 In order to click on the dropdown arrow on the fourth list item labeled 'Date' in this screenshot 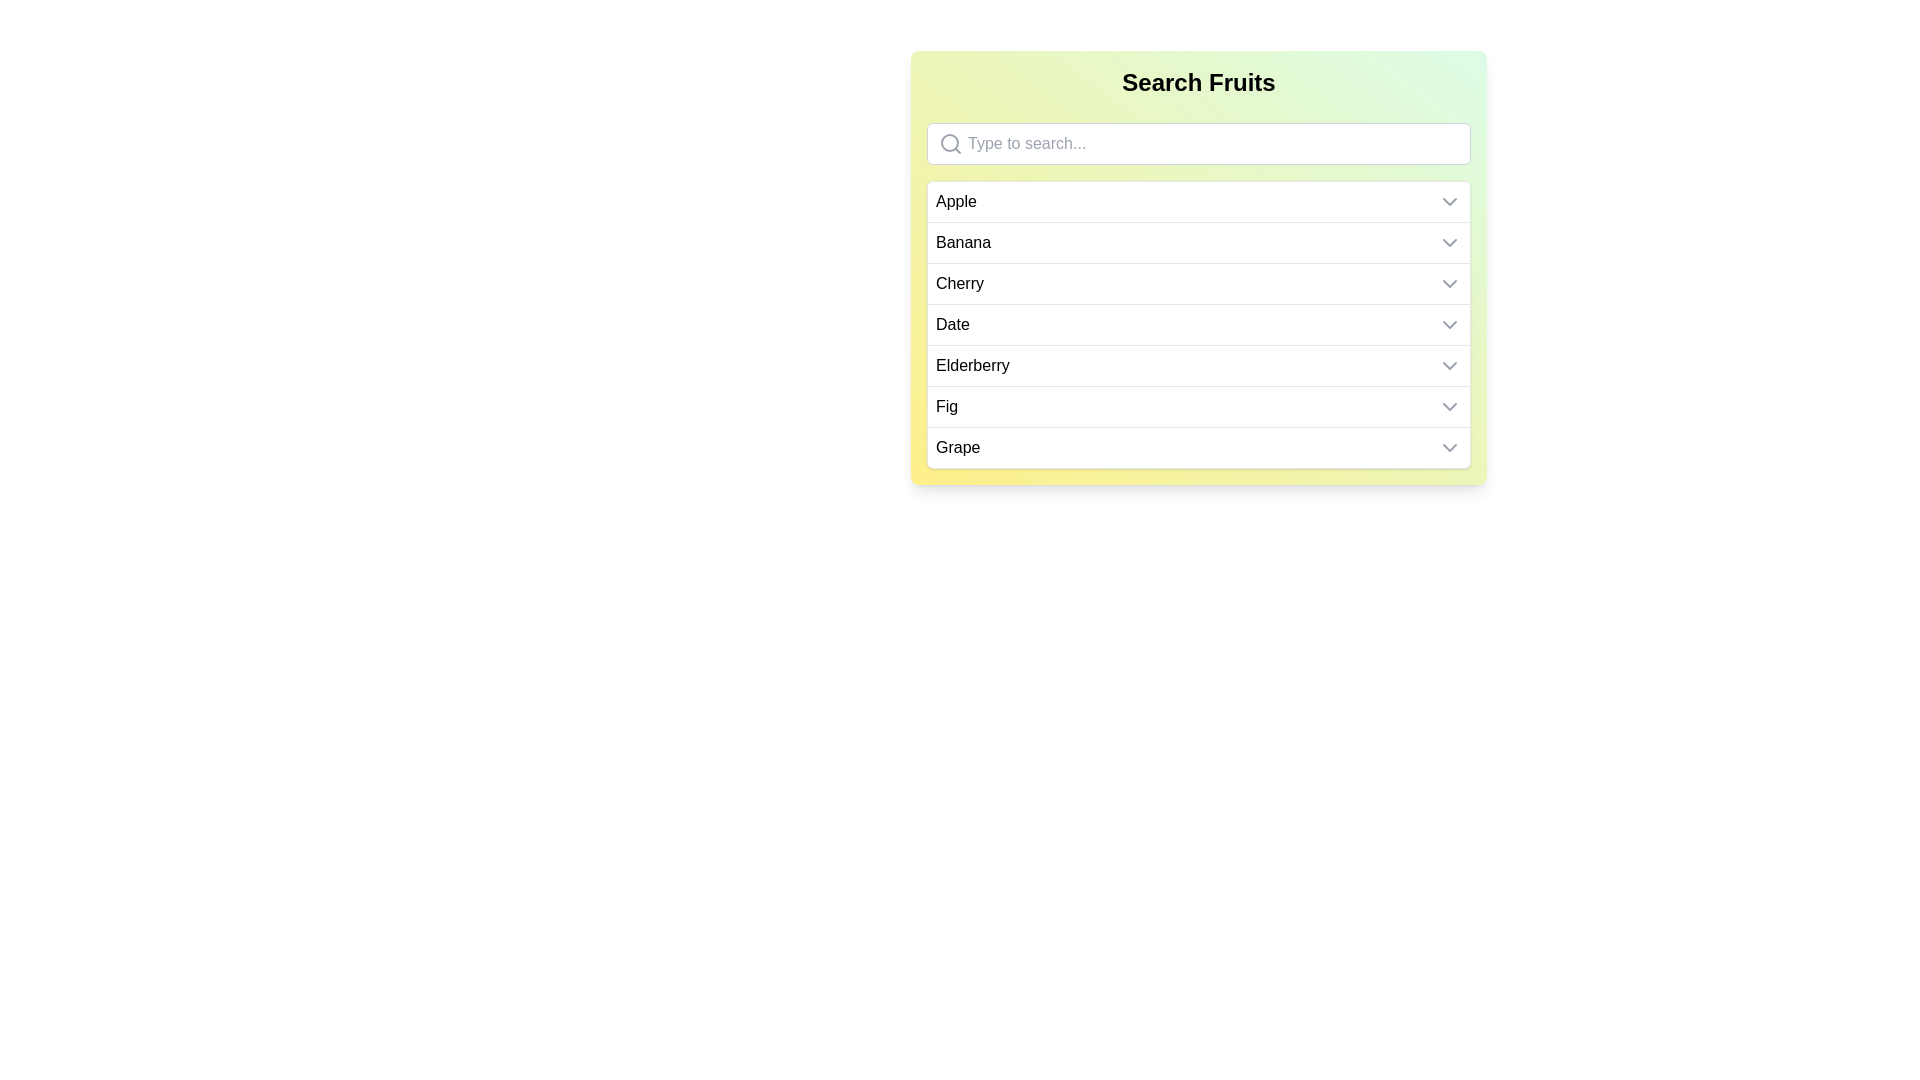, I will do `click(1199, 323)`.